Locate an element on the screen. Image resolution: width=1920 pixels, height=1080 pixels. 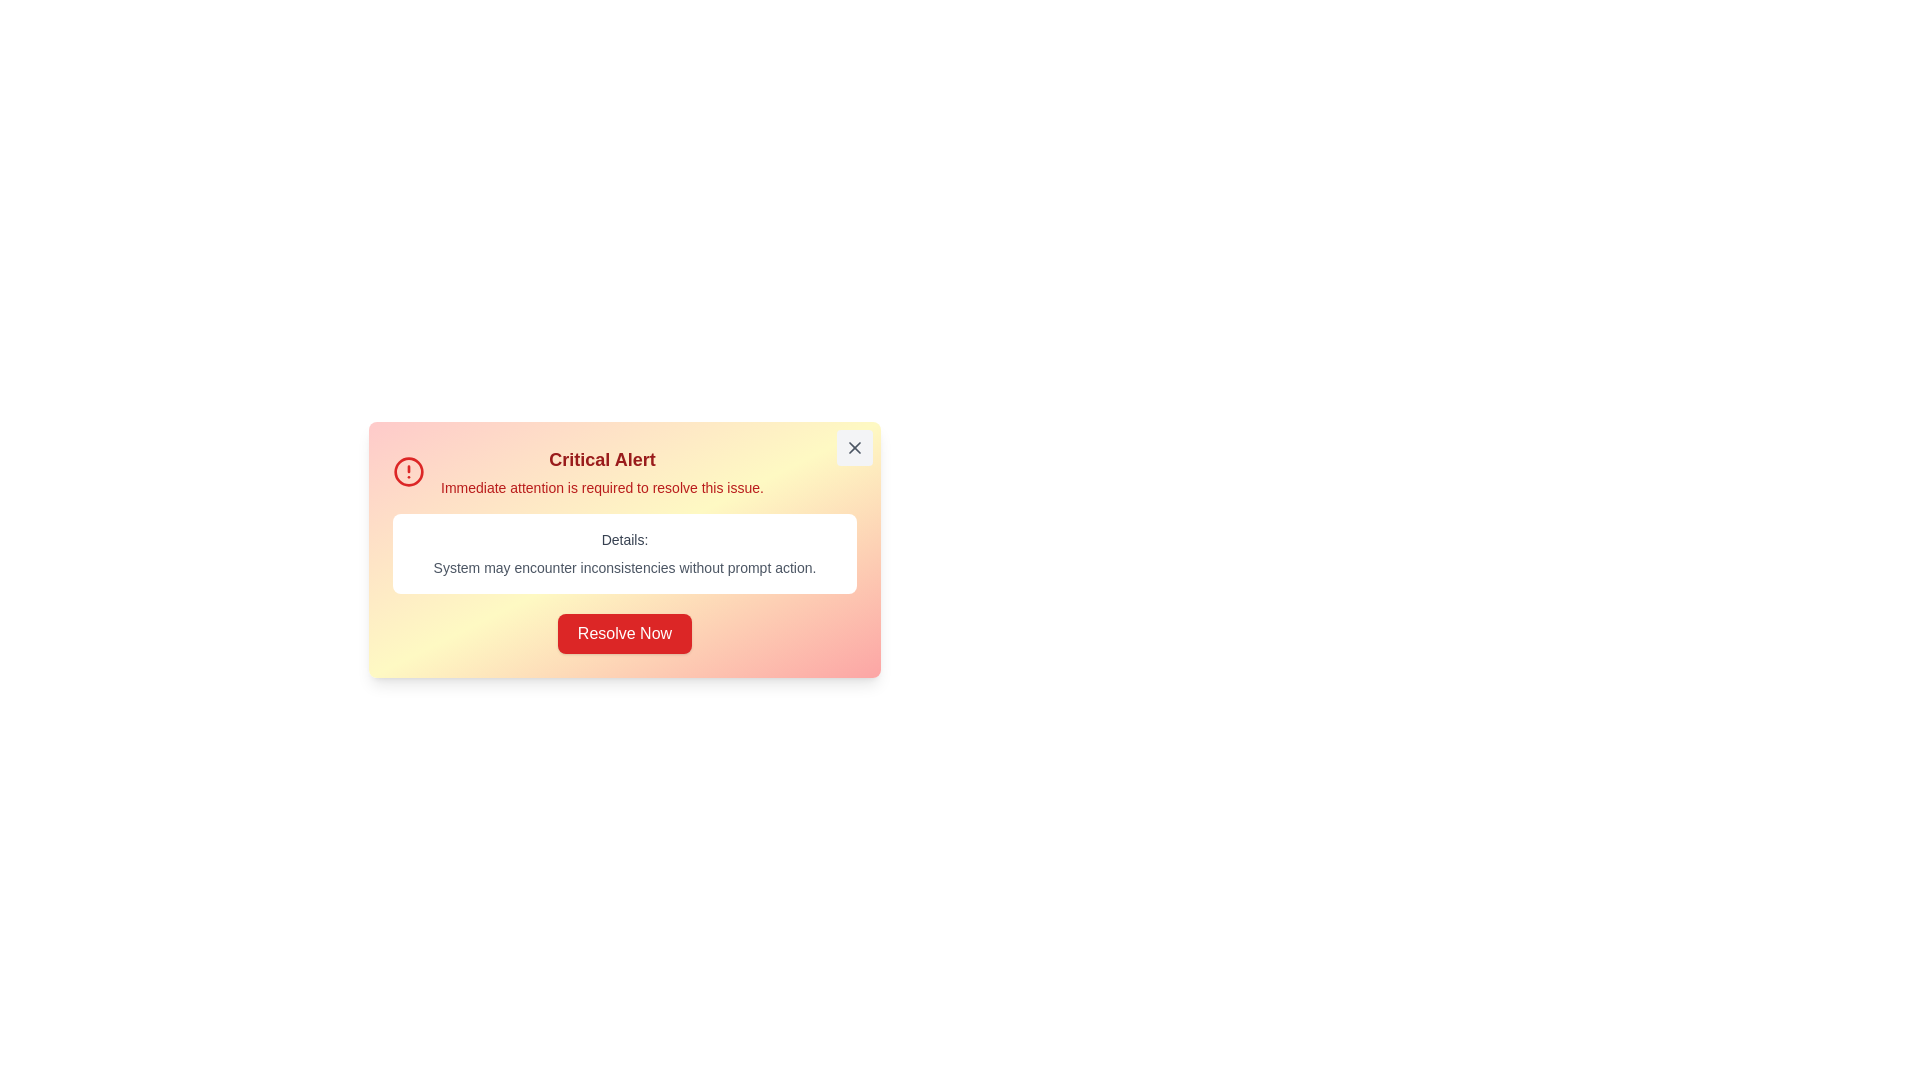
the 'Resolve Now' button to acknowledge the issue is located at coordinates (623, 633).